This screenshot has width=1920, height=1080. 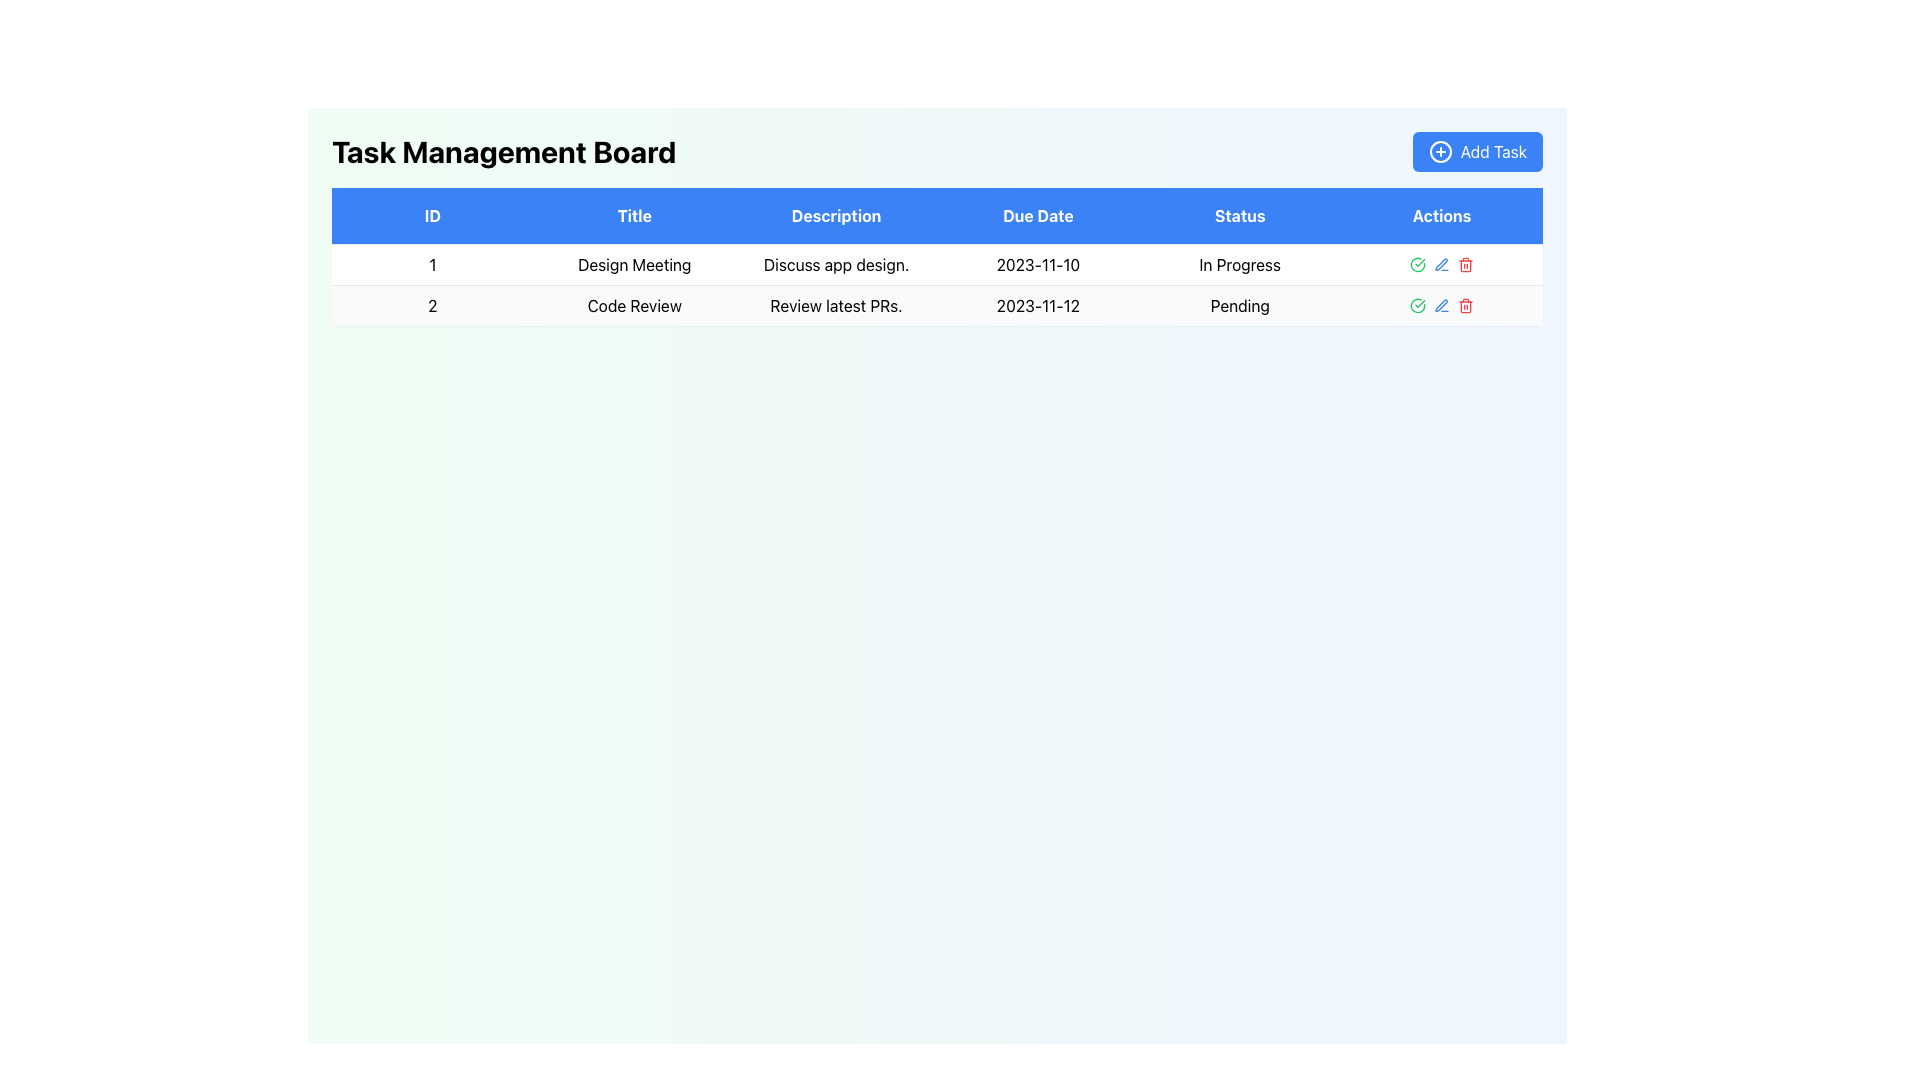 What do you see at coordinates (836, 264) in the screenshot?
I see `the text element containing 'Discuss app design.' in the 'Description' column of the first row` at bounding box center [836, 264].